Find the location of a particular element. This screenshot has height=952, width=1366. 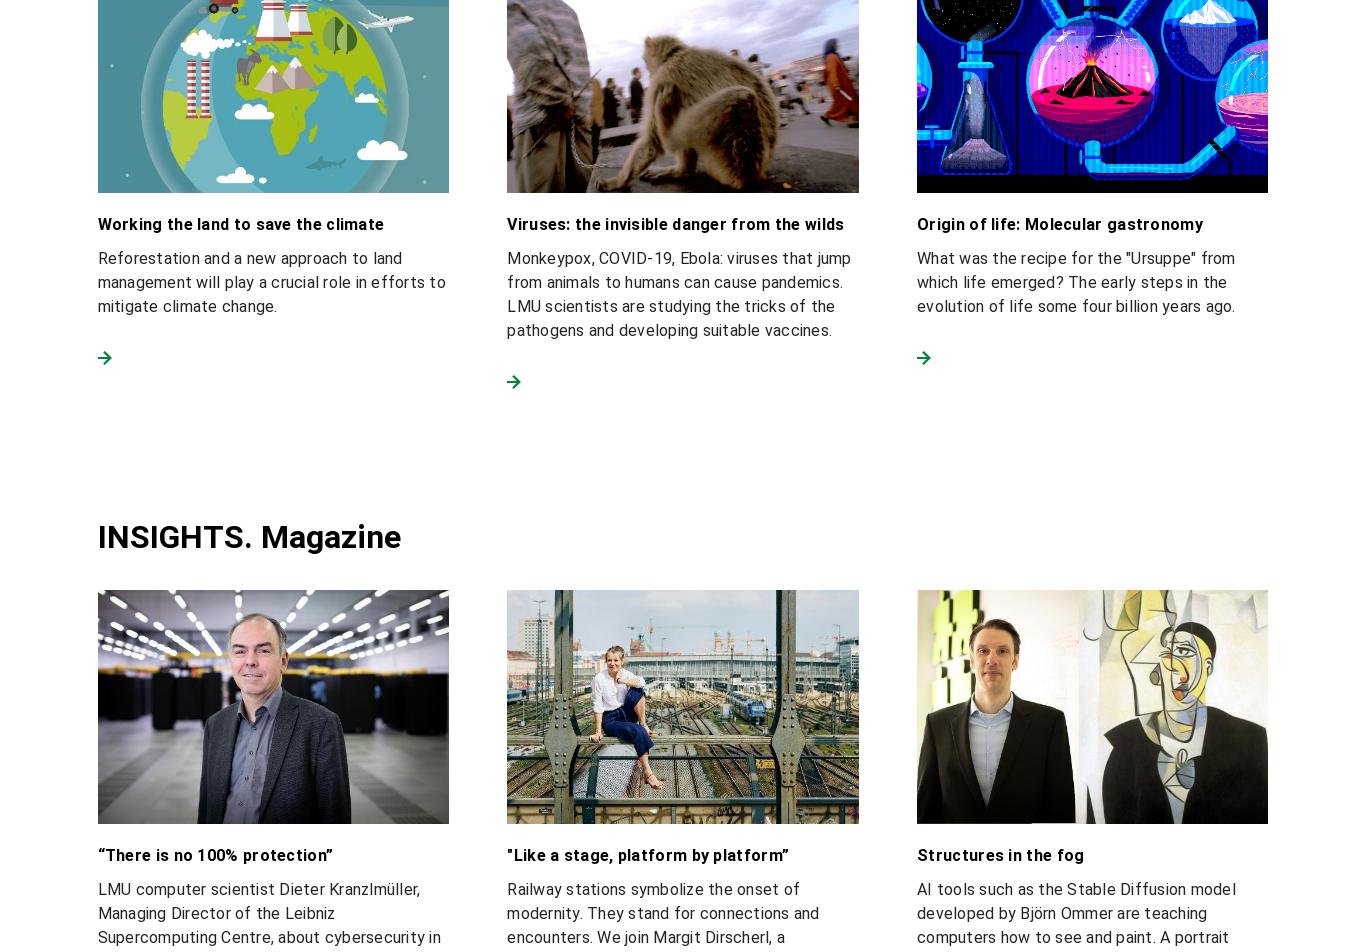

'Structures in the fog' is located at coordinates (1000, 855).